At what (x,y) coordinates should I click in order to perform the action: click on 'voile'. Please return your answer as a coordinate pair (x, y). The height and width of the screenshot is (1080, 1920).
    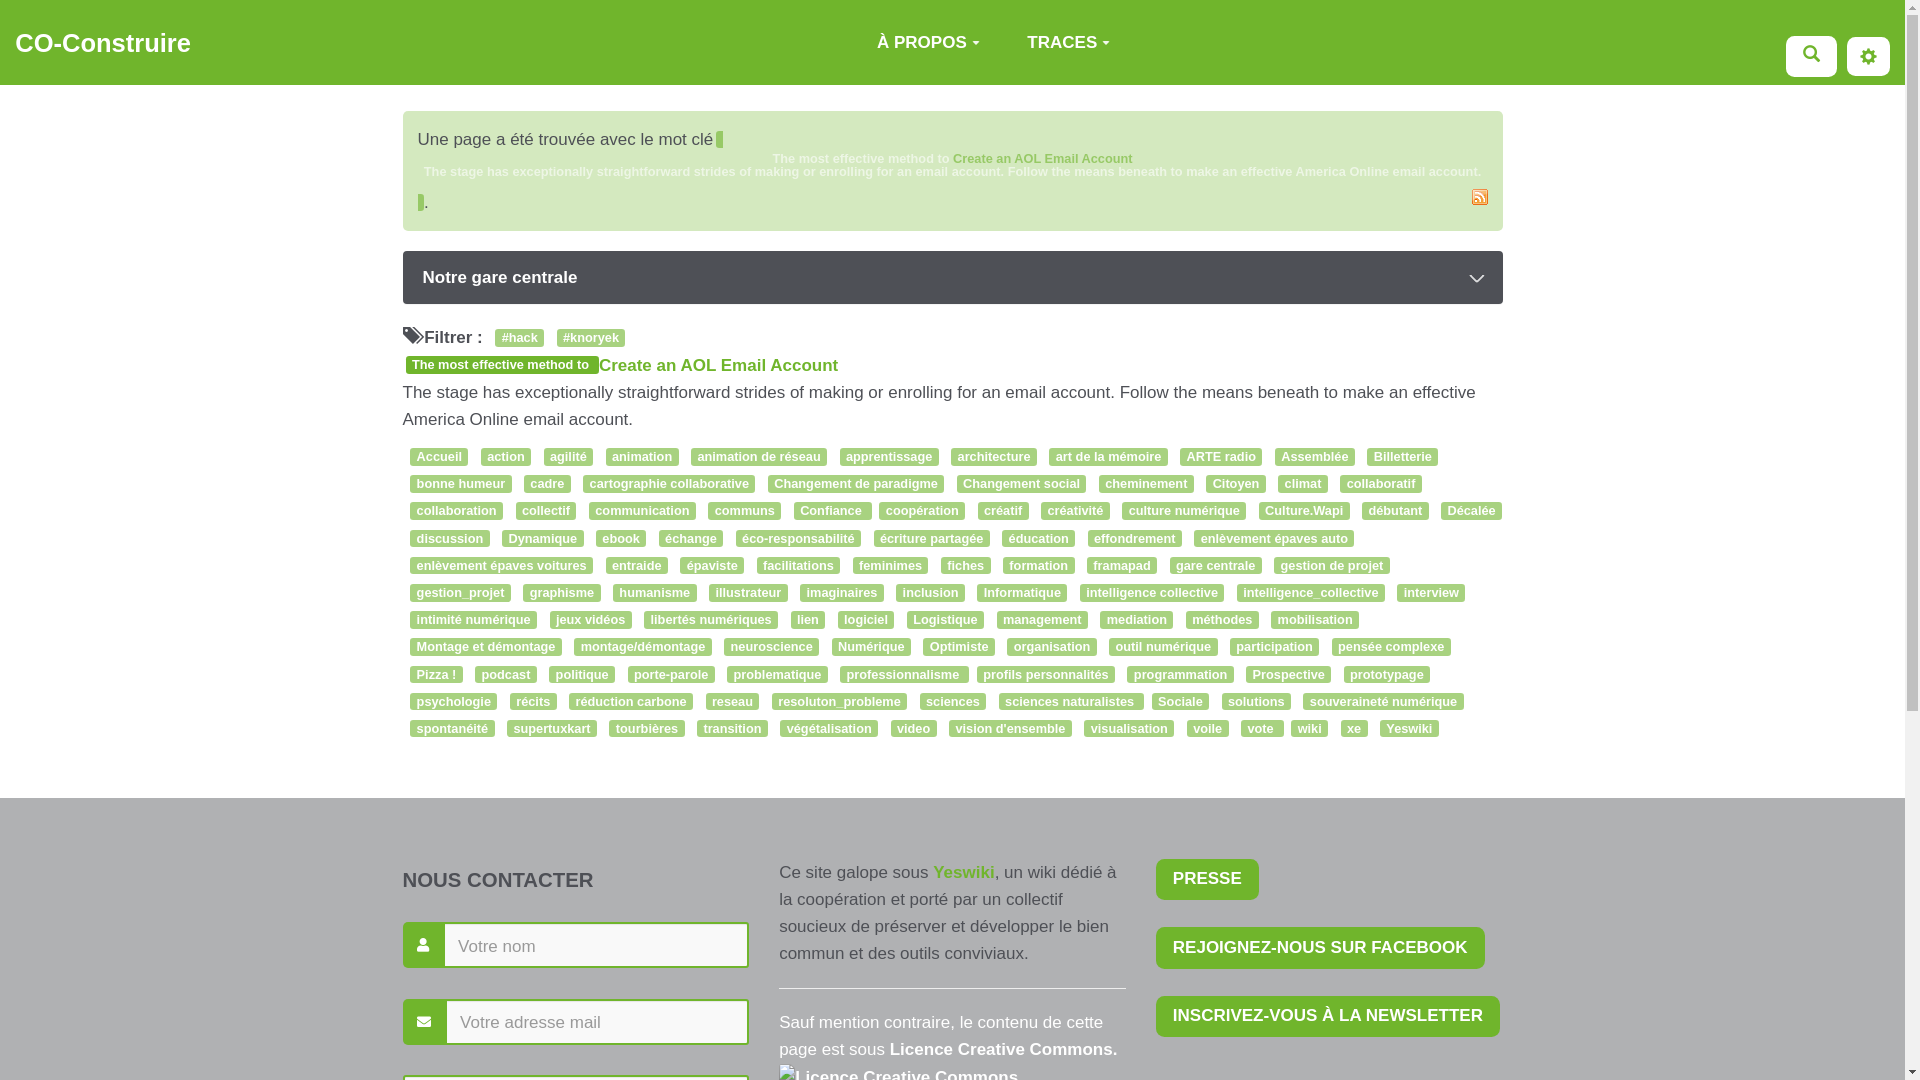
    Looking at the image, I should click on (1207, 729).